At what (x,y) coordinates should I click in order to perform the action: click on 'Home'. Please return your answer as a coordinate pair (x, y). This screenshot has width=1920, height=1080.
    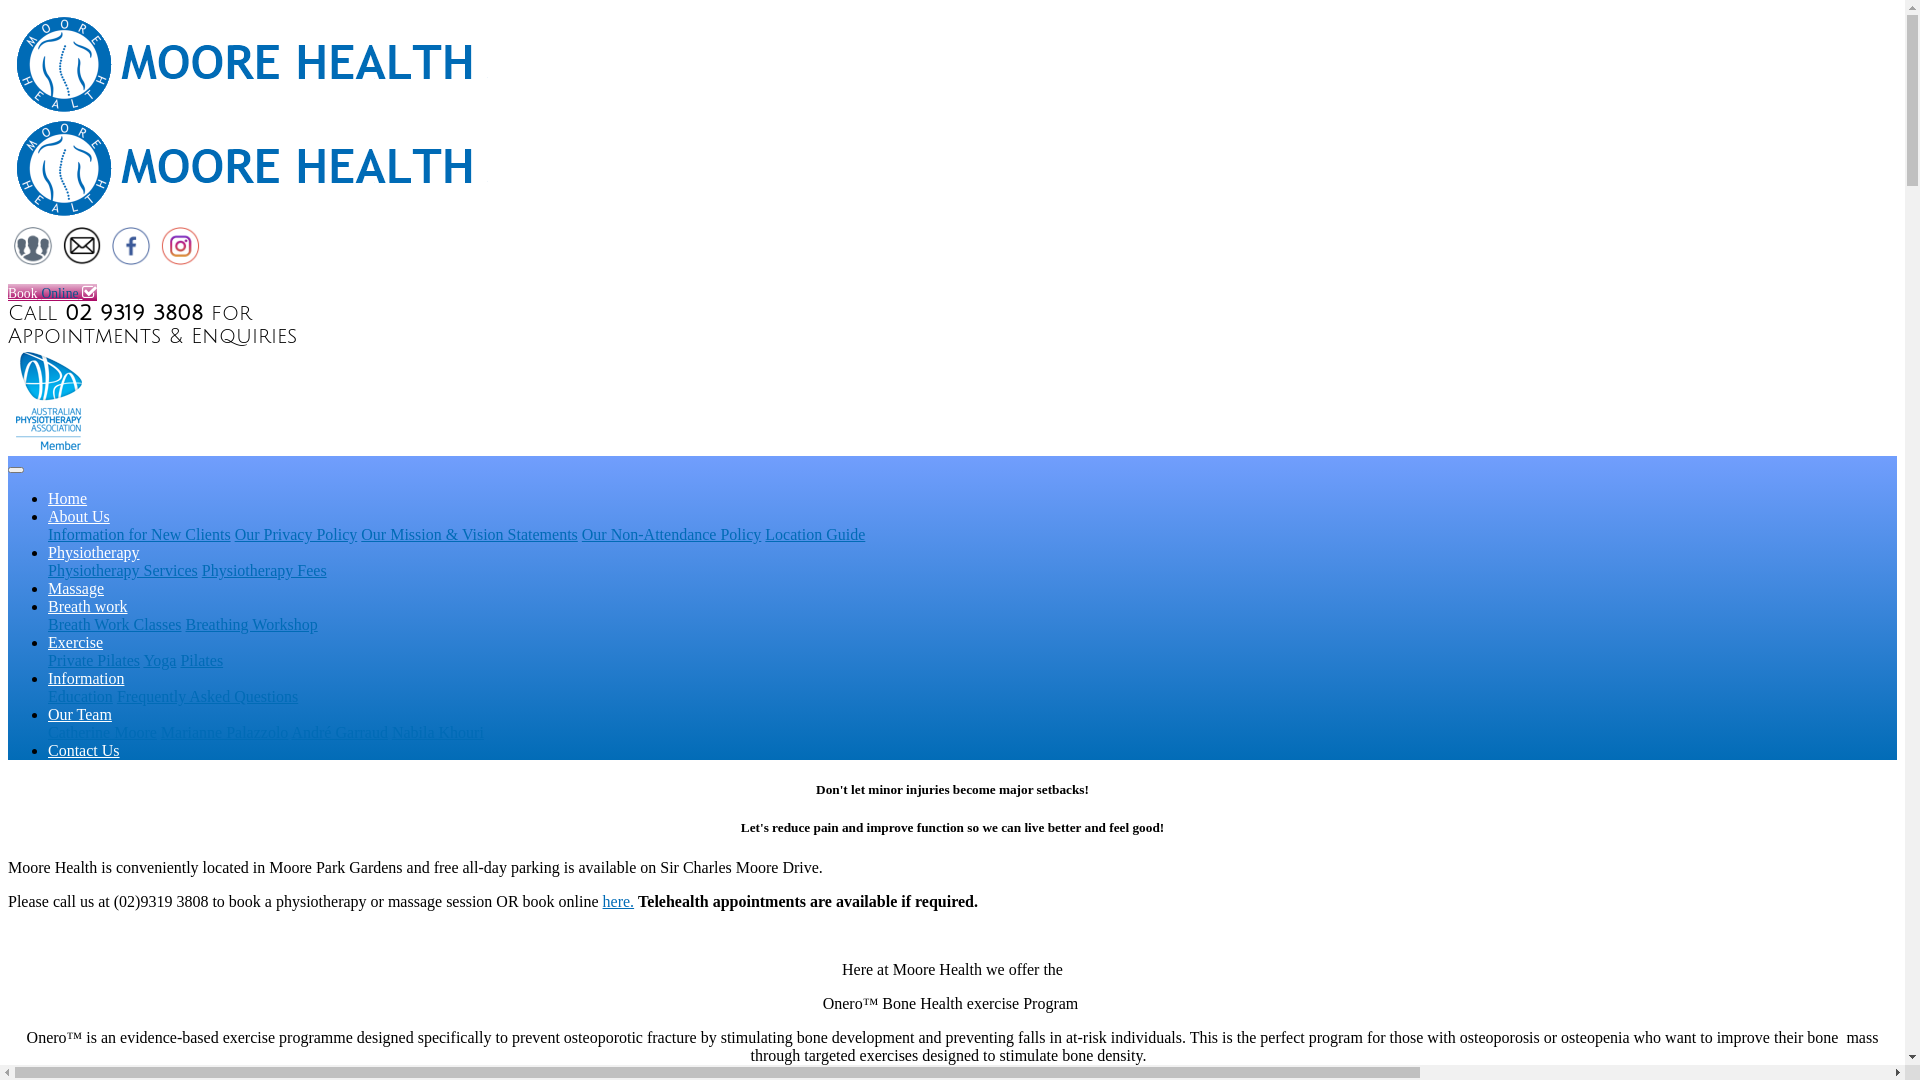
    Looking at the image, I should click on (67, 497).